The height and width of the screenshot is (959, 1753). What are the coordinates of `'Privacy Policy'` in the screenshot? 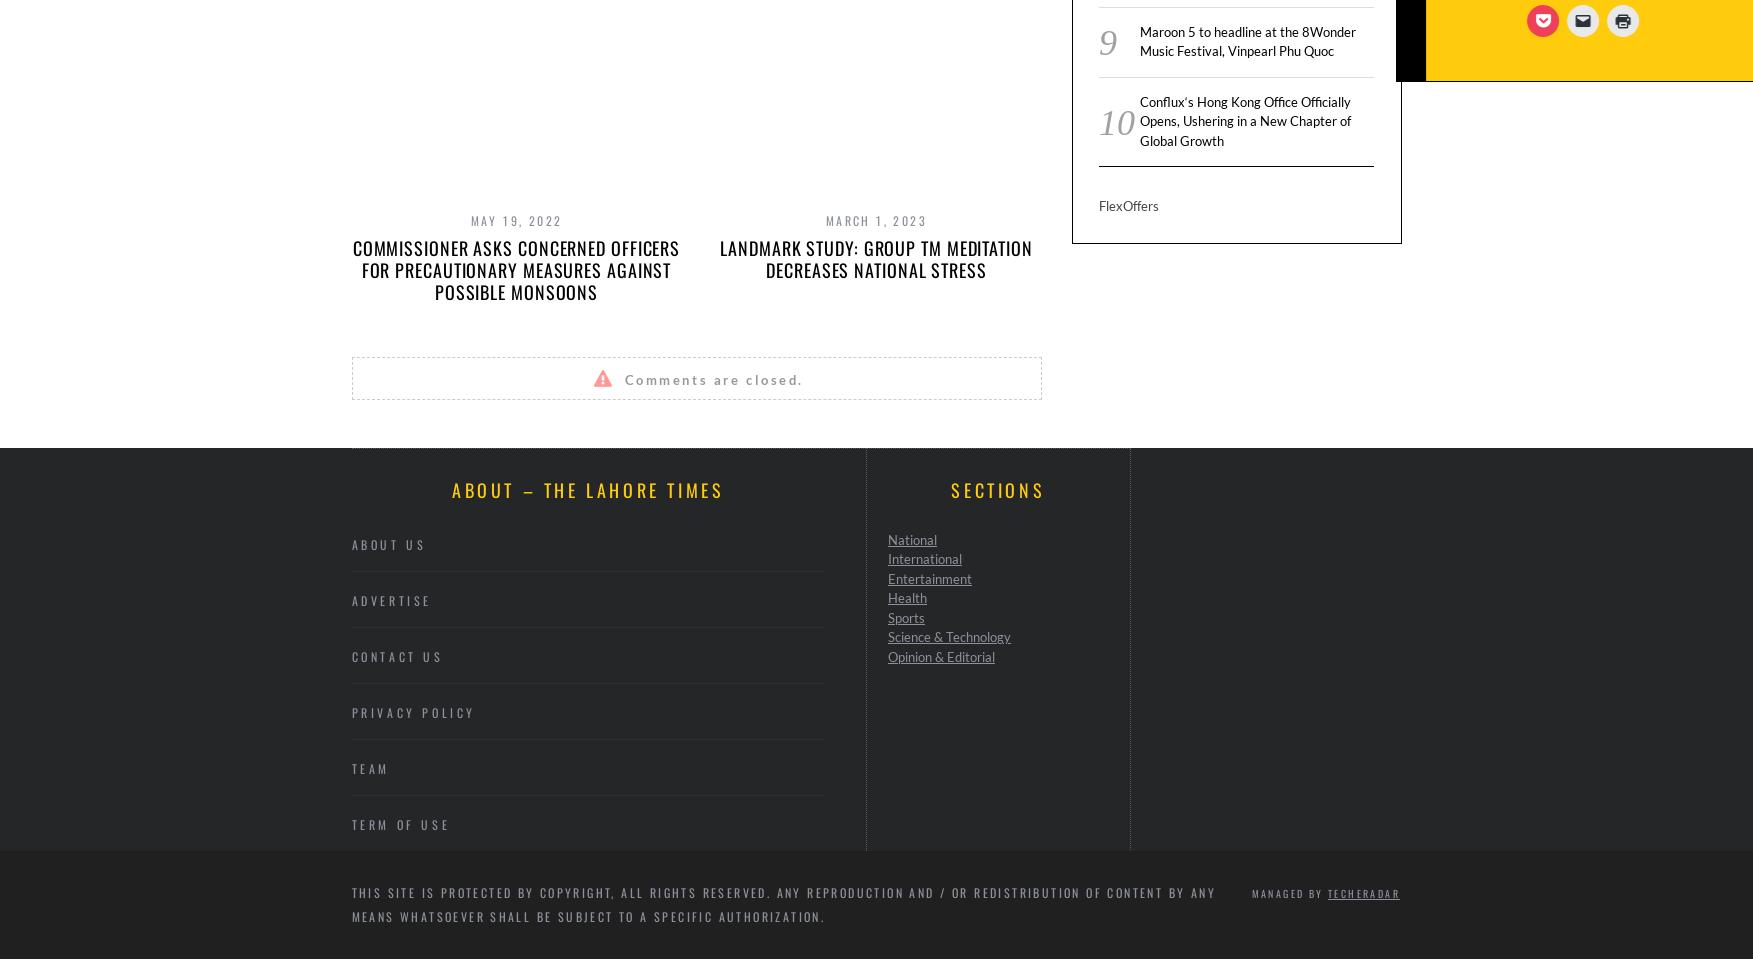 It's located at (412, 710).